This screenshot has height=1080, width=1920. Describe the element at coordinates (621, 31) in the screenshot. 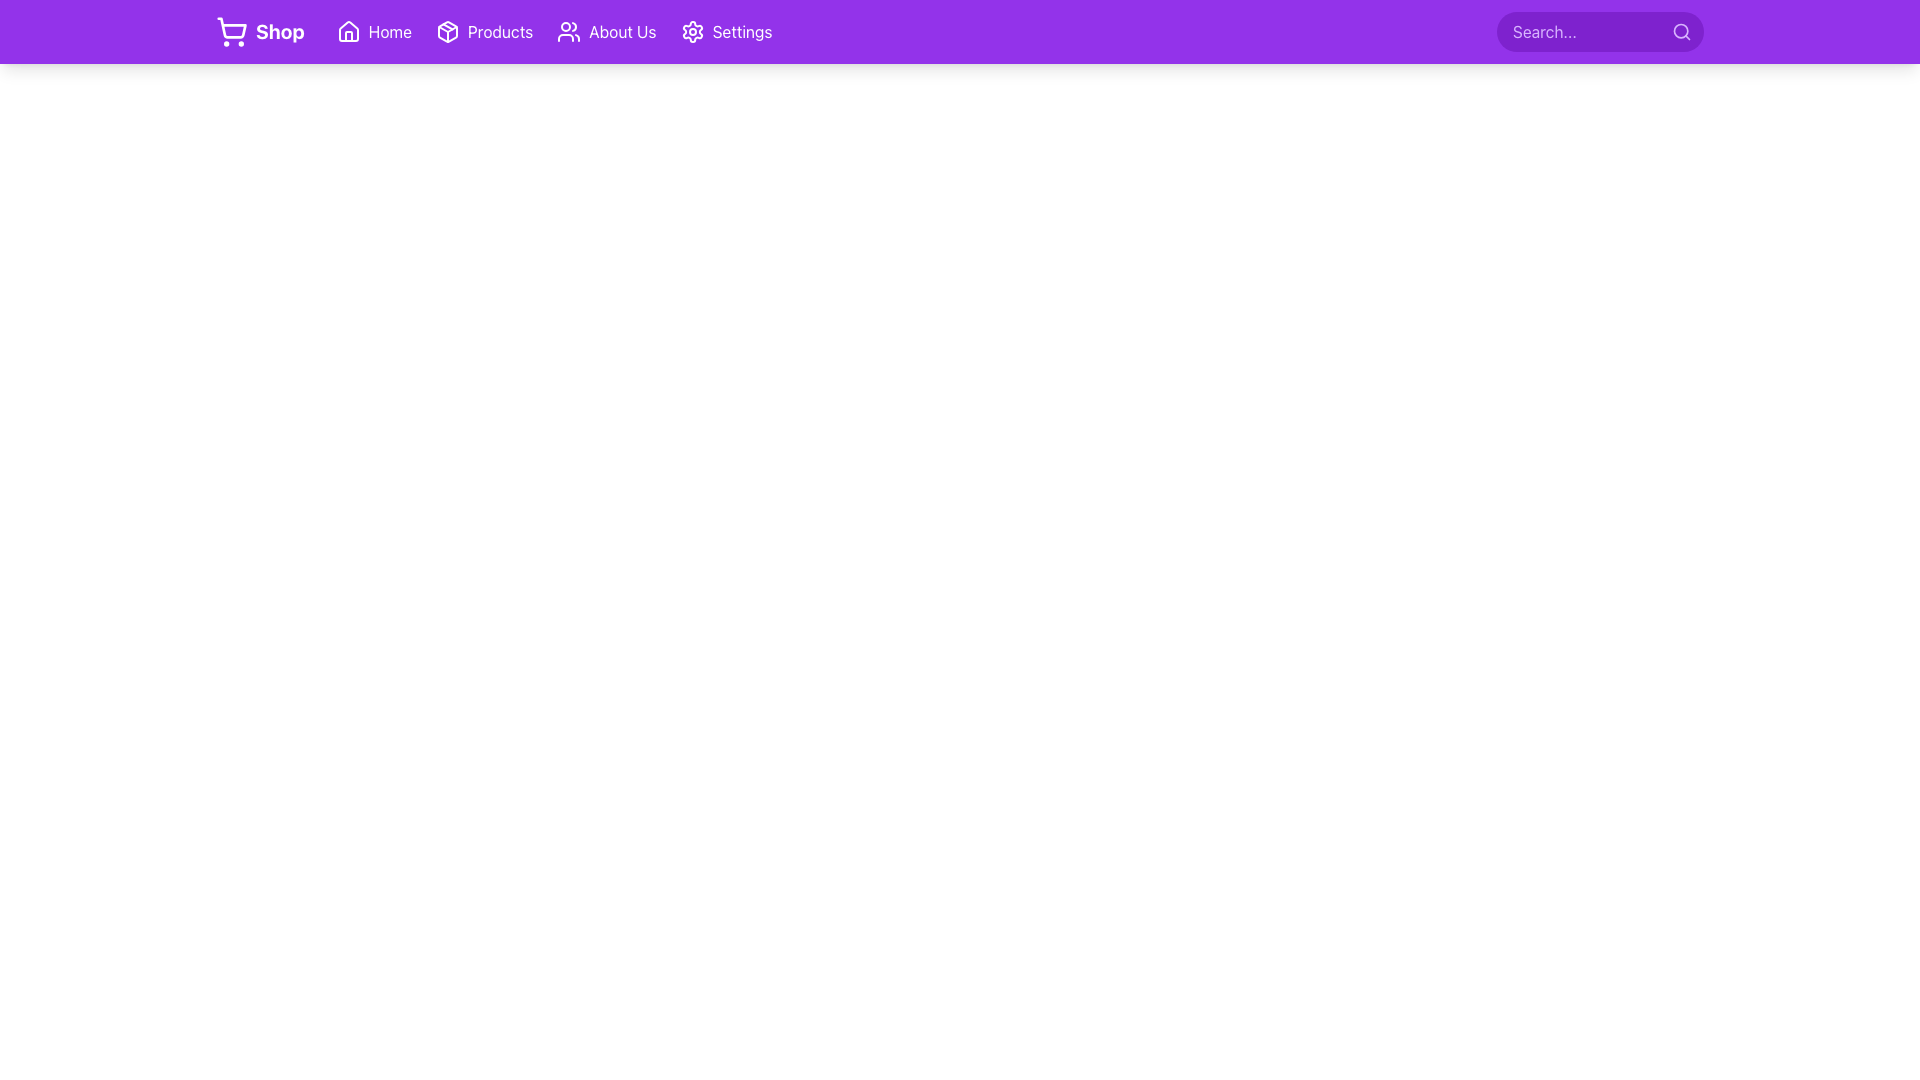

I see `the 'About Us' text-based link in the navigation menu` at that location.